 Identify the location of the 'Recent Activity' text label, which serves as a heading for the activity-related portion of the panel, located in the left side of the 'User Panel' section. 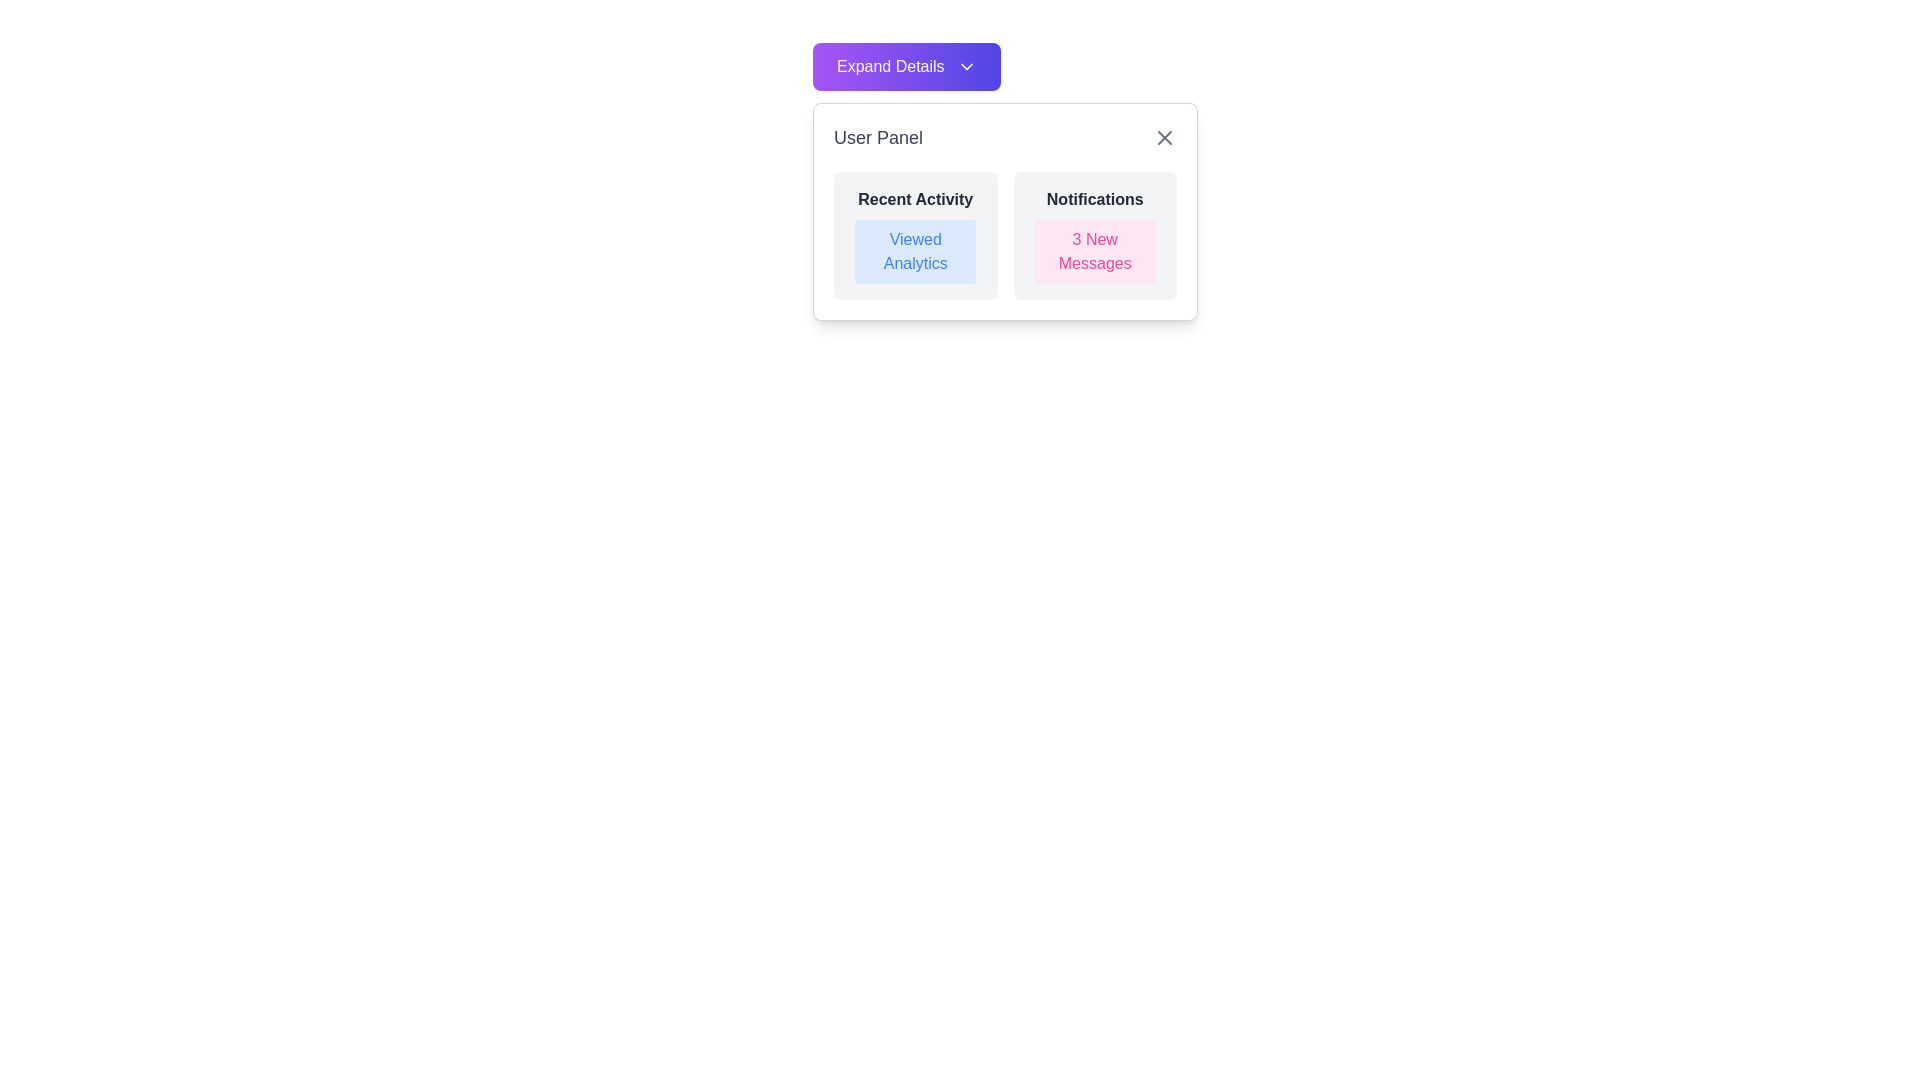
(914, 200).